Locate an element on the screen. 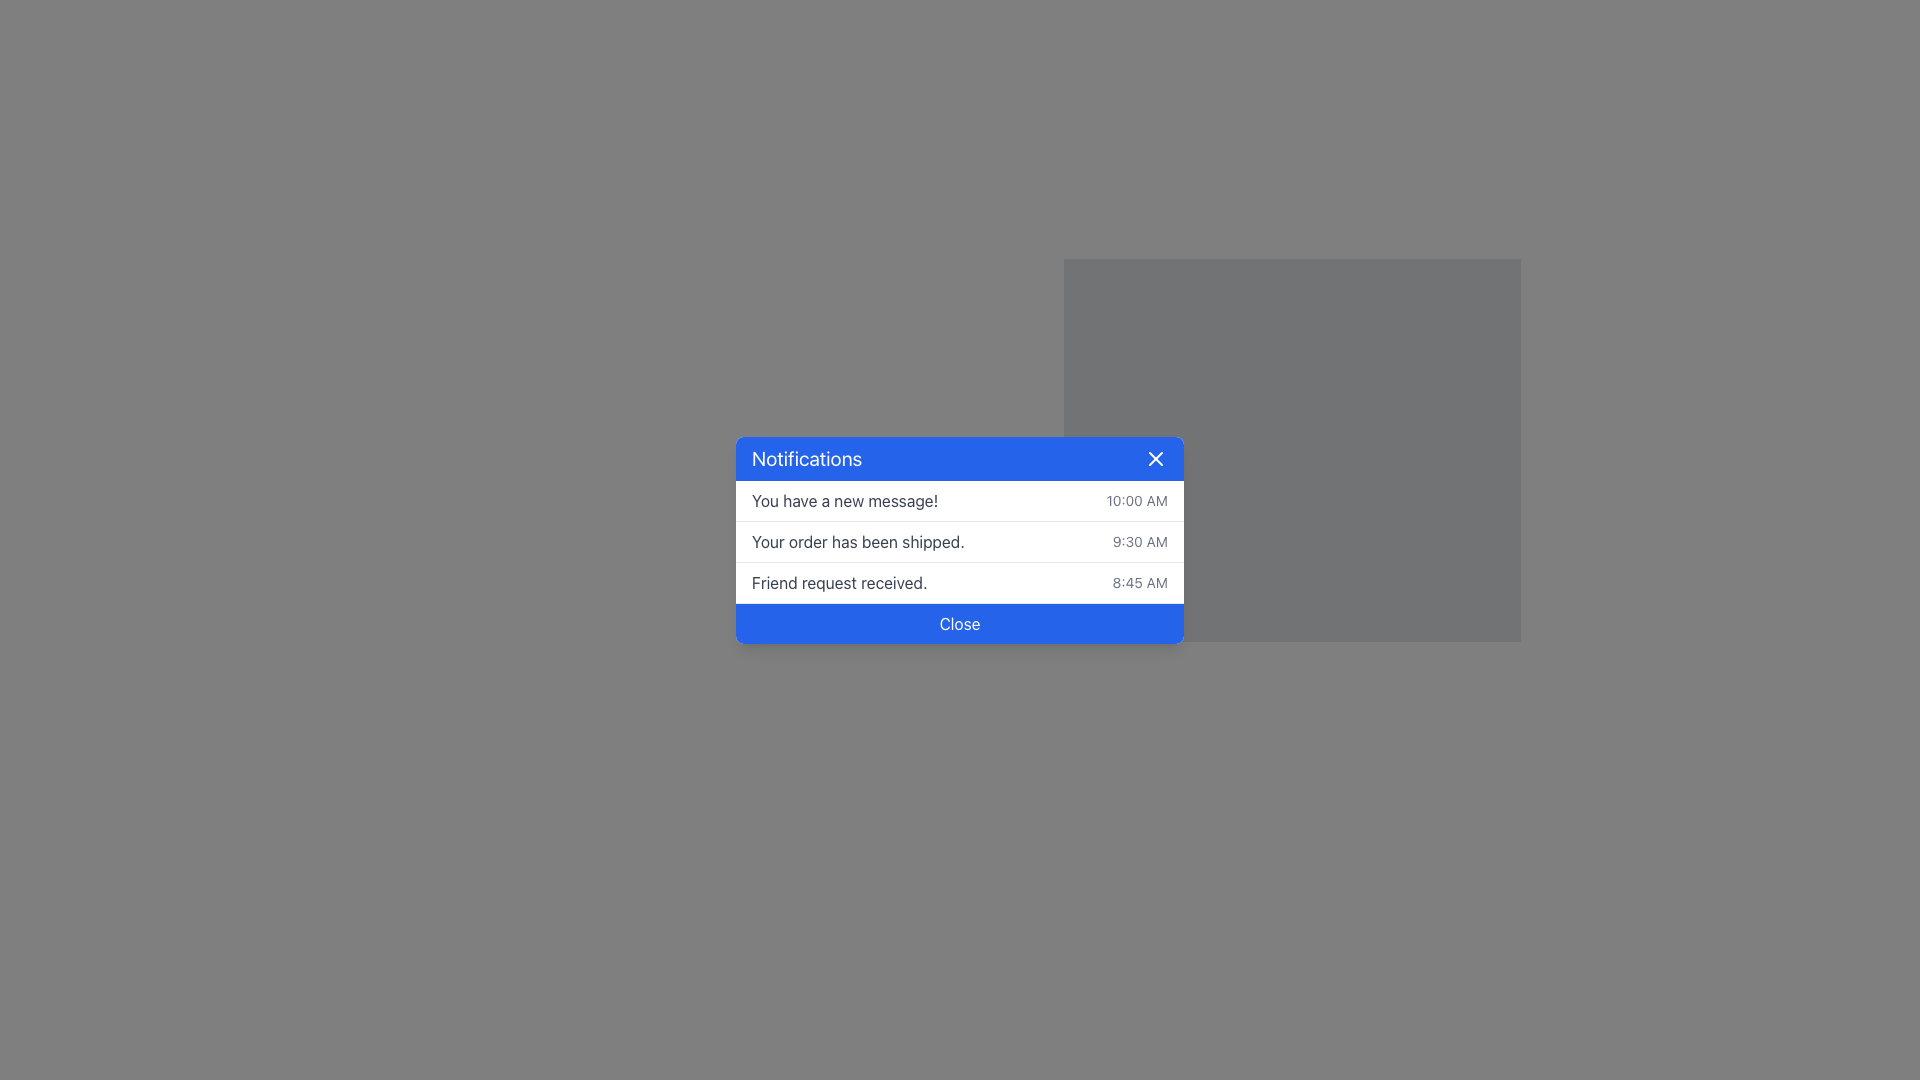 This screenshot has height=1080, width=1920. the blue rectangular 'Close' button with rounded bottom corners at the bottom of the notification dialog is located at coordinates (960, 622).